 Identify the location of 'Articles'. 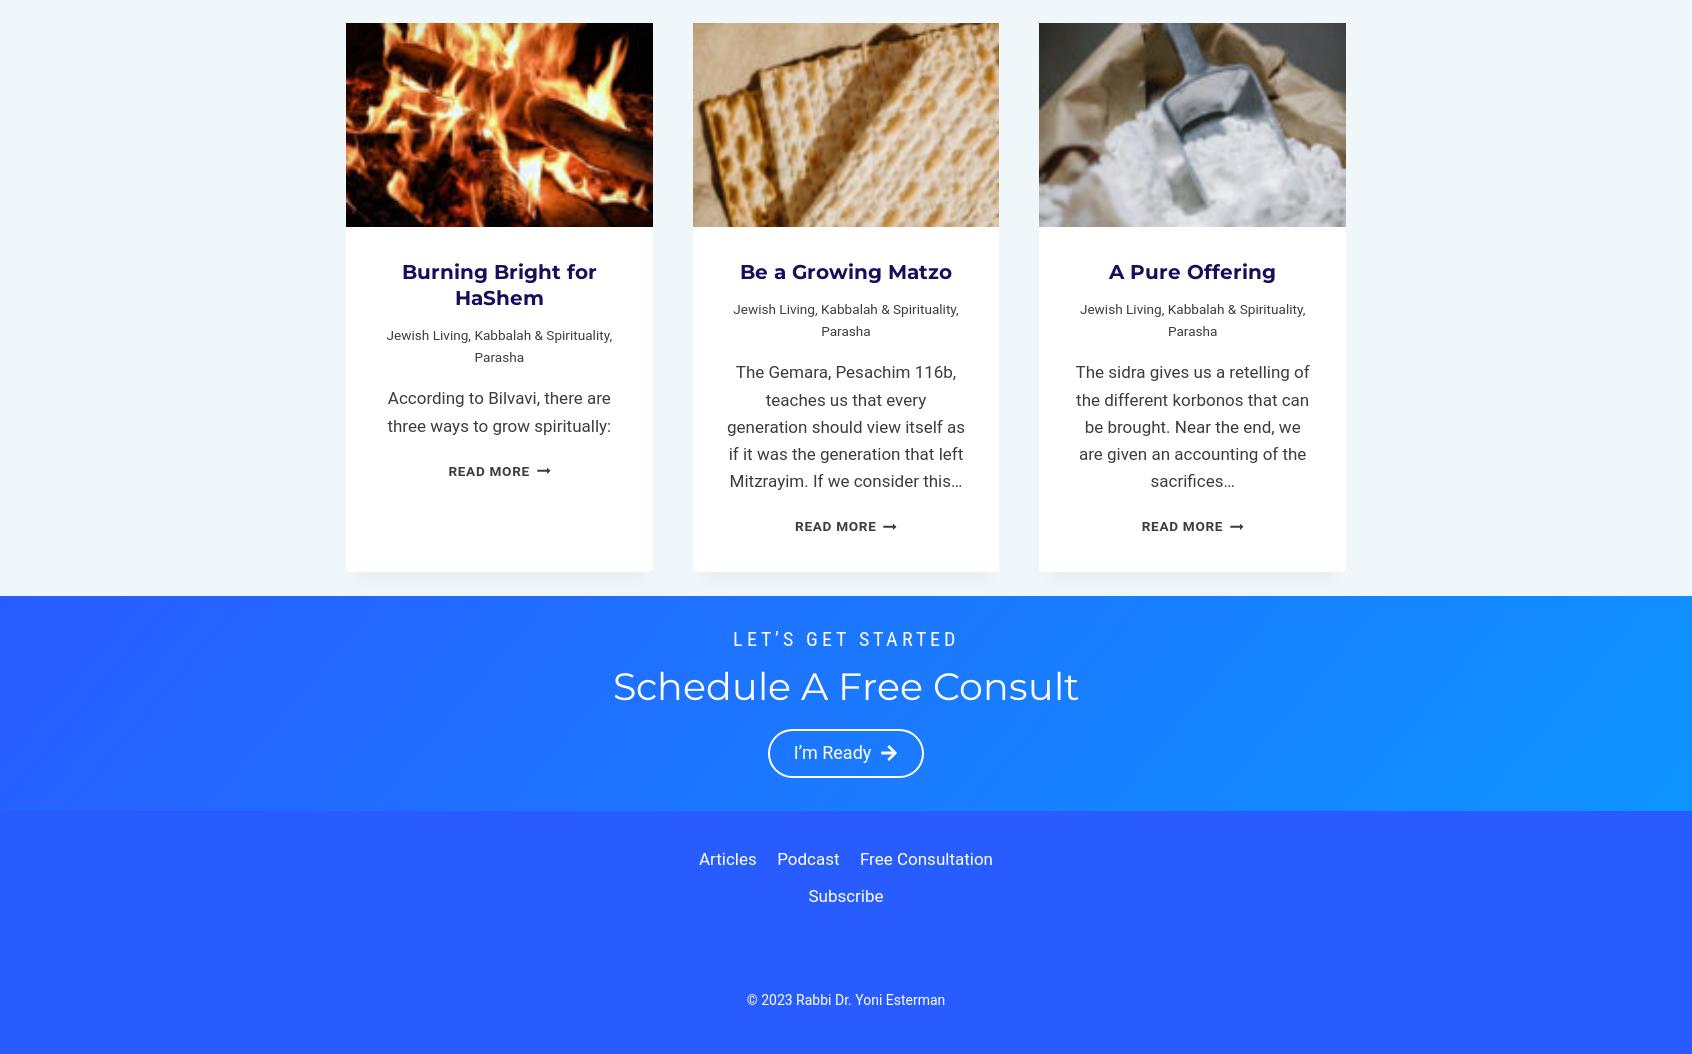
(726, 857).